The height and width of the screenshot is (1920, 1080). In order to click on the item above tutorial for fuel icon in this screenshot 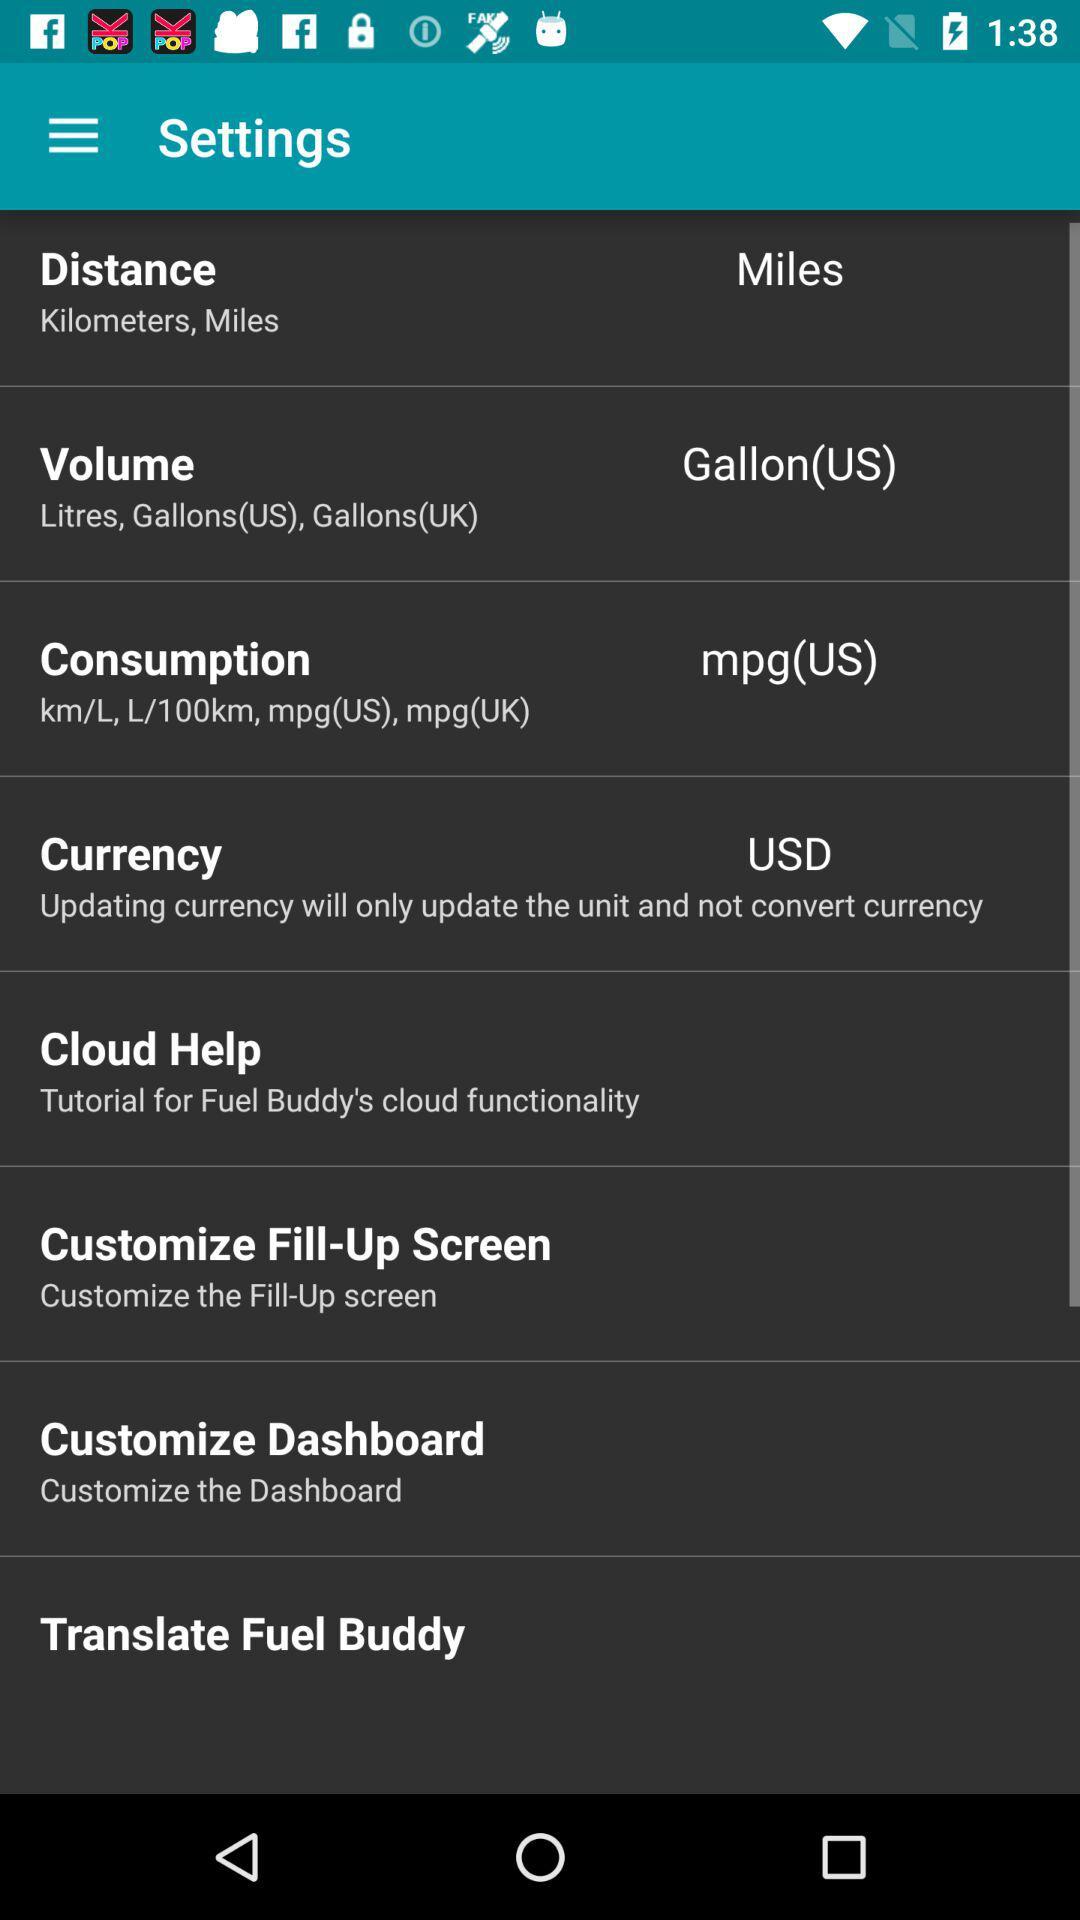, I will do `click(559, 1046)`.